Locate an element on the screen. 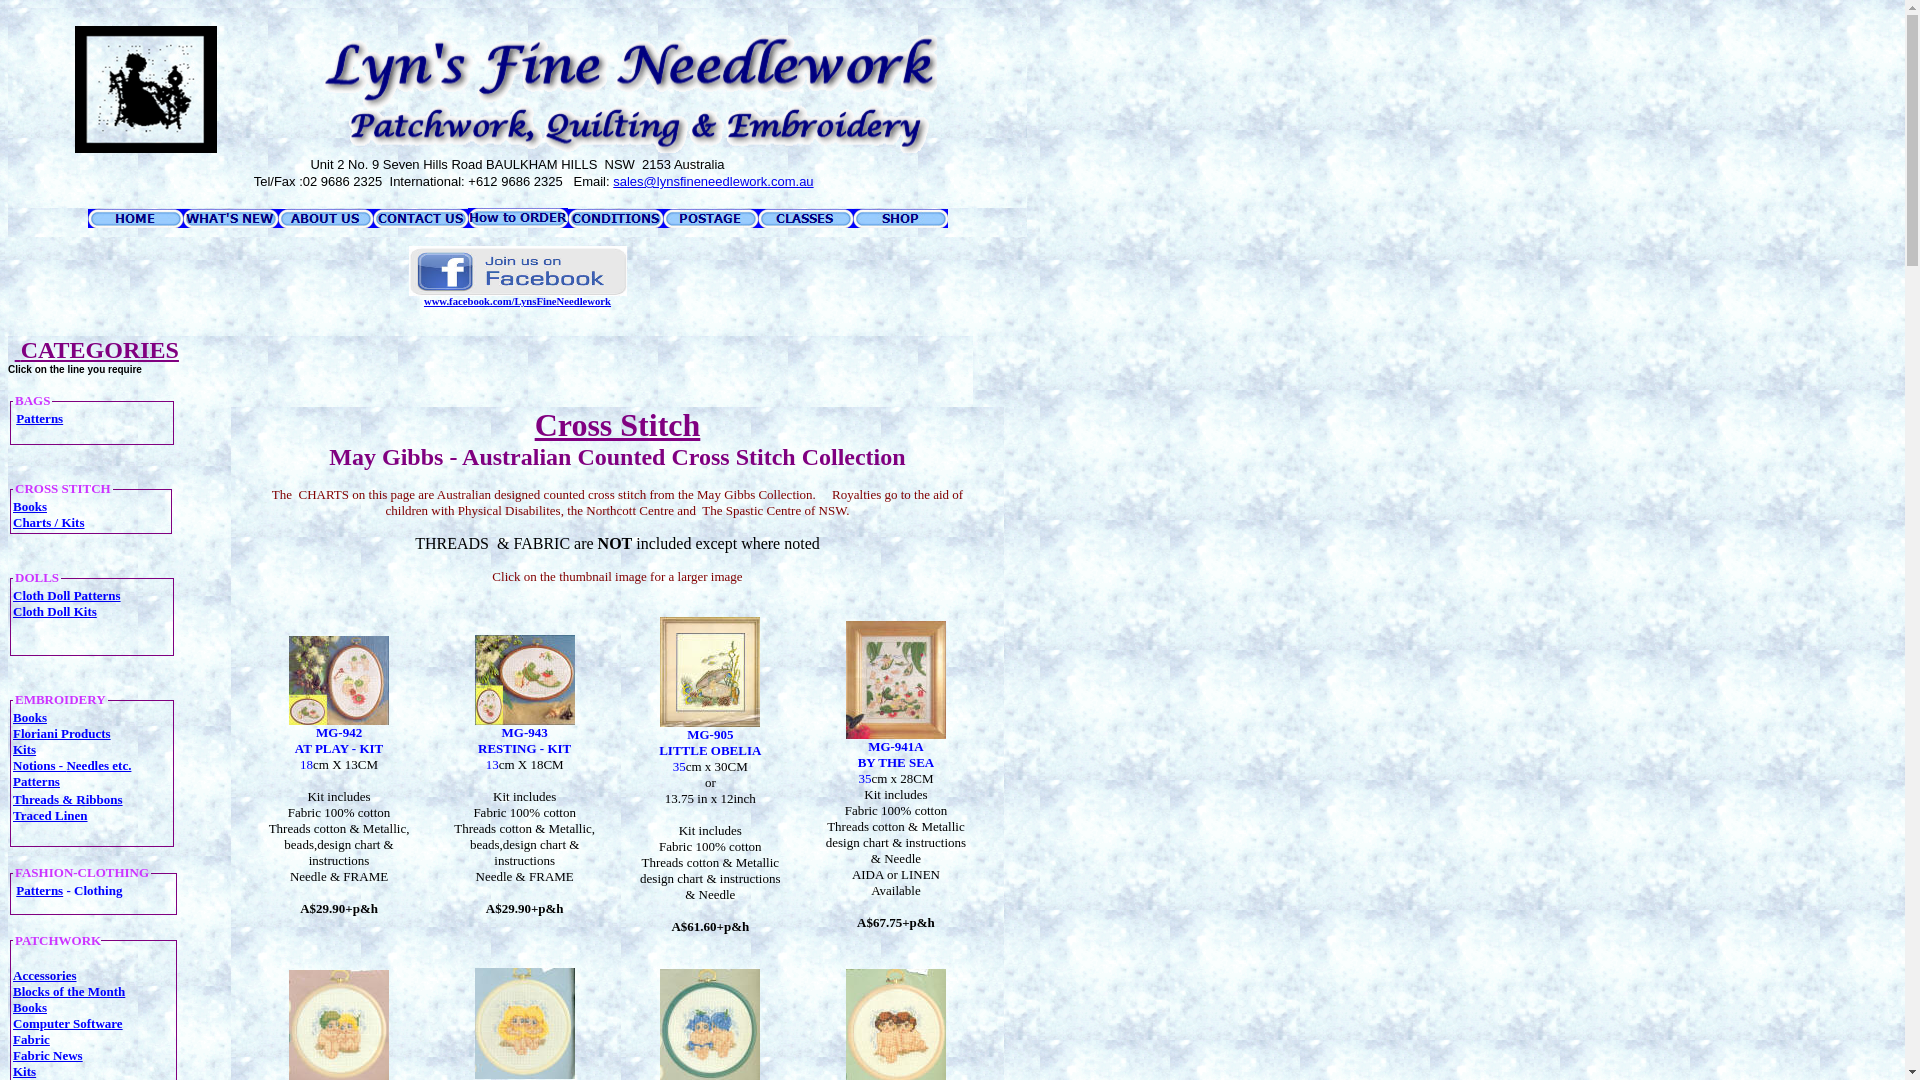 The height and width of the screenshot is (1080, 1920). 'Traced Linen' is located at coordinates (13, 815).